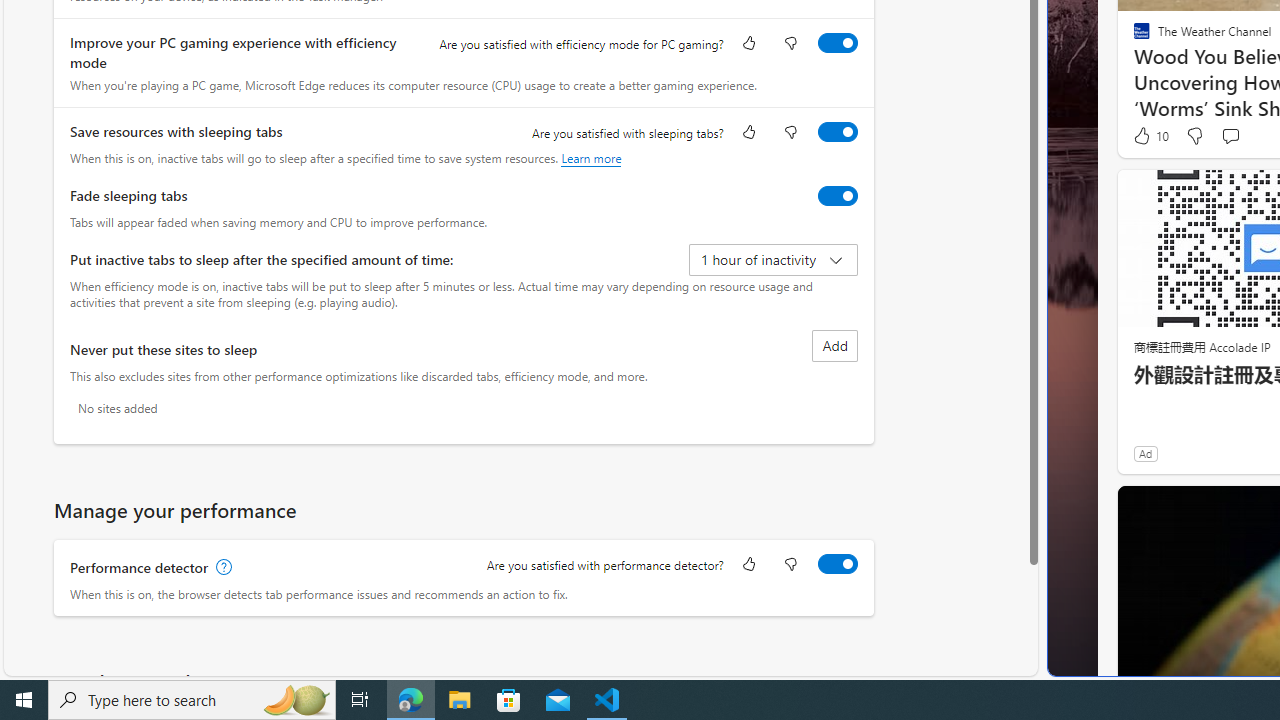  I want to click on 'Fade sleeping tabs', so click(837, 195).